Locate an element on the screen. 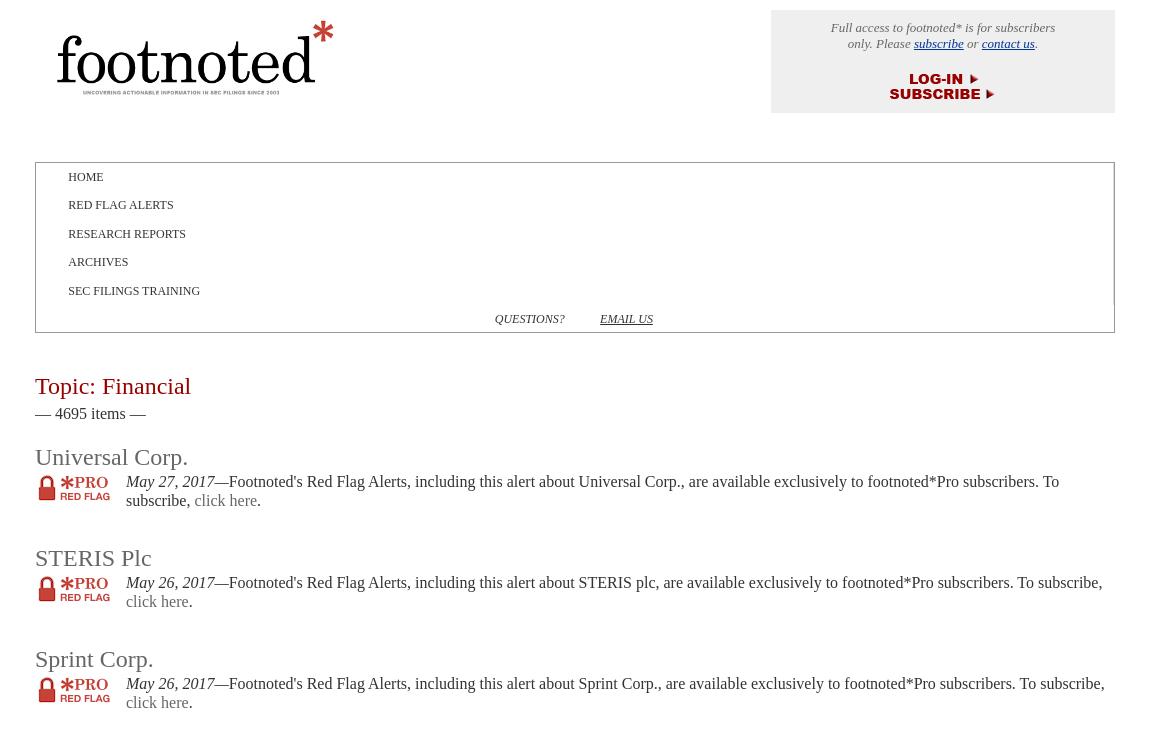 The width and height of the screenshot is (1150, 735). 'ARCHIVES' is located at coordinates (96, 261).